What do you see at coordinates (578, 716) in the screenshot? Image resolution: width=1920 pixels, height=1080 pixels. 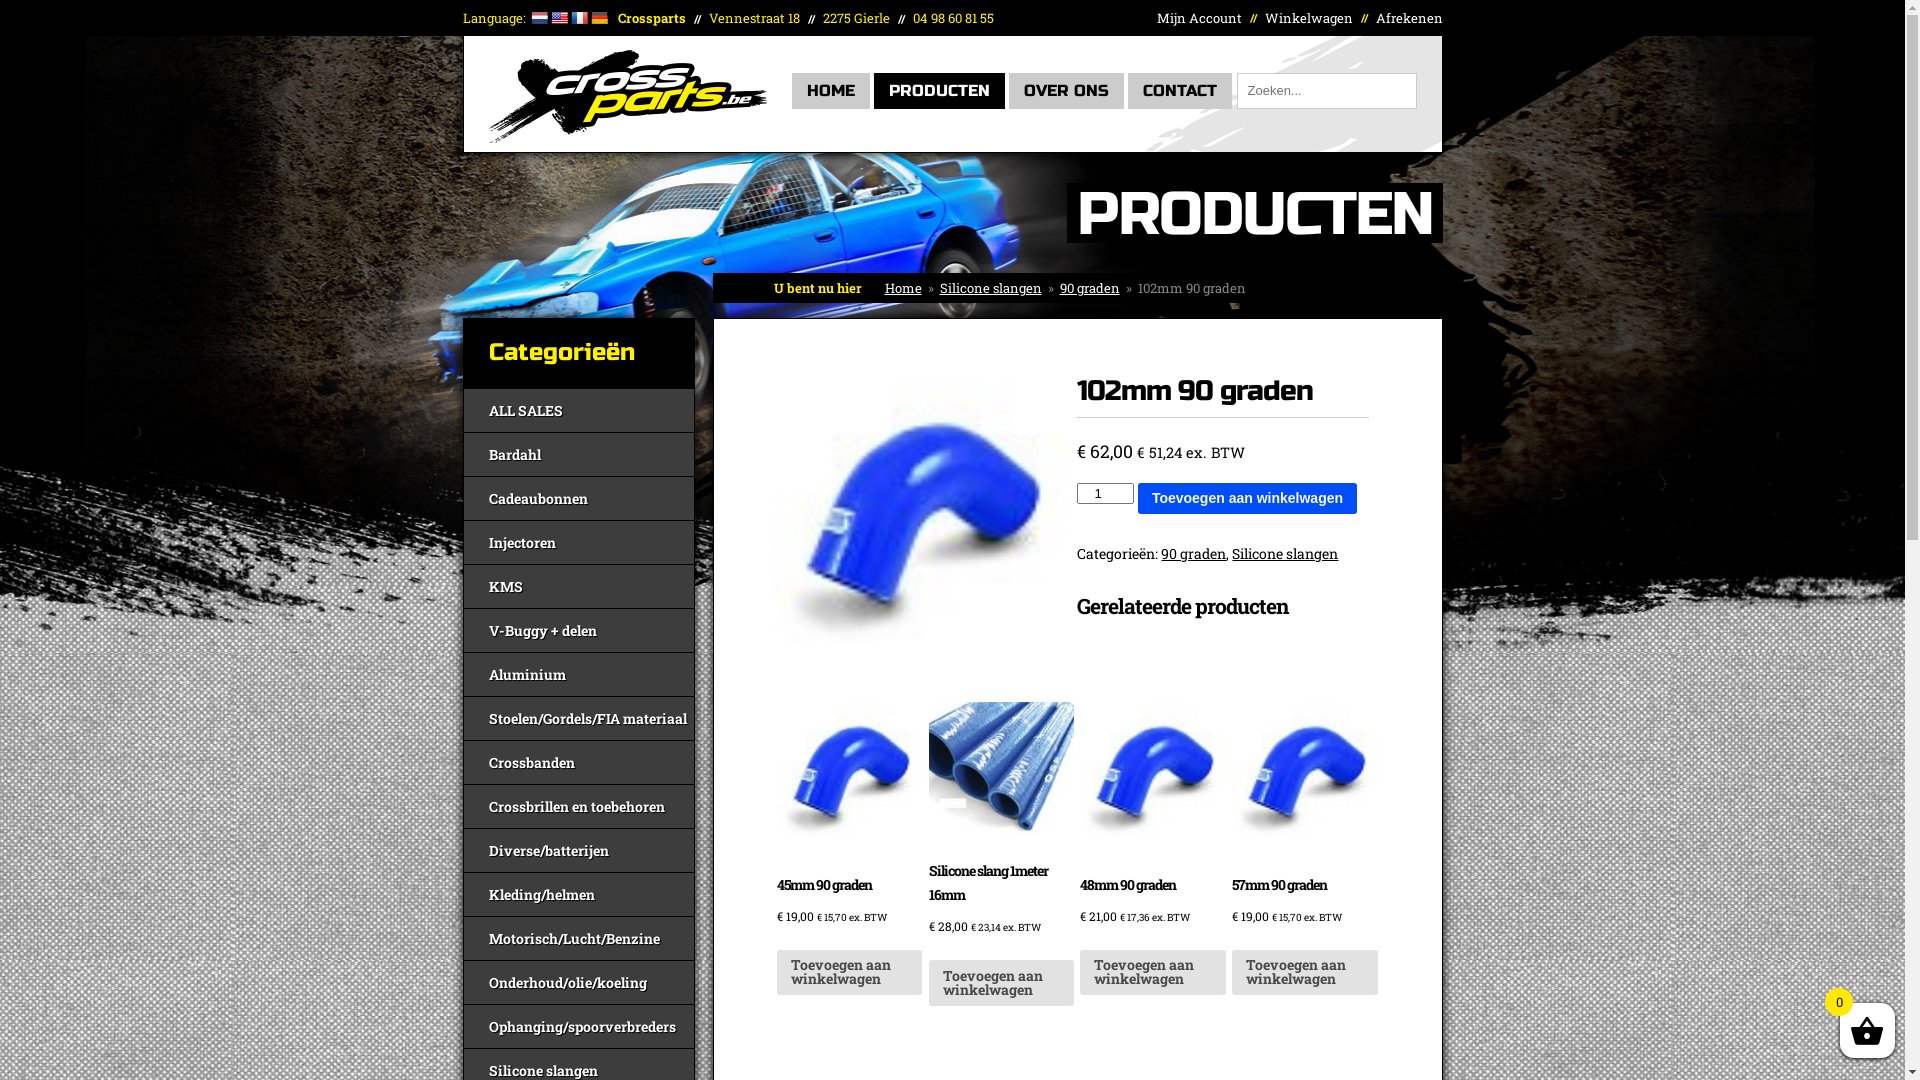 I see `'Stoelen/Gordels/FIA materiaal'` at bounding box center [578, 716].